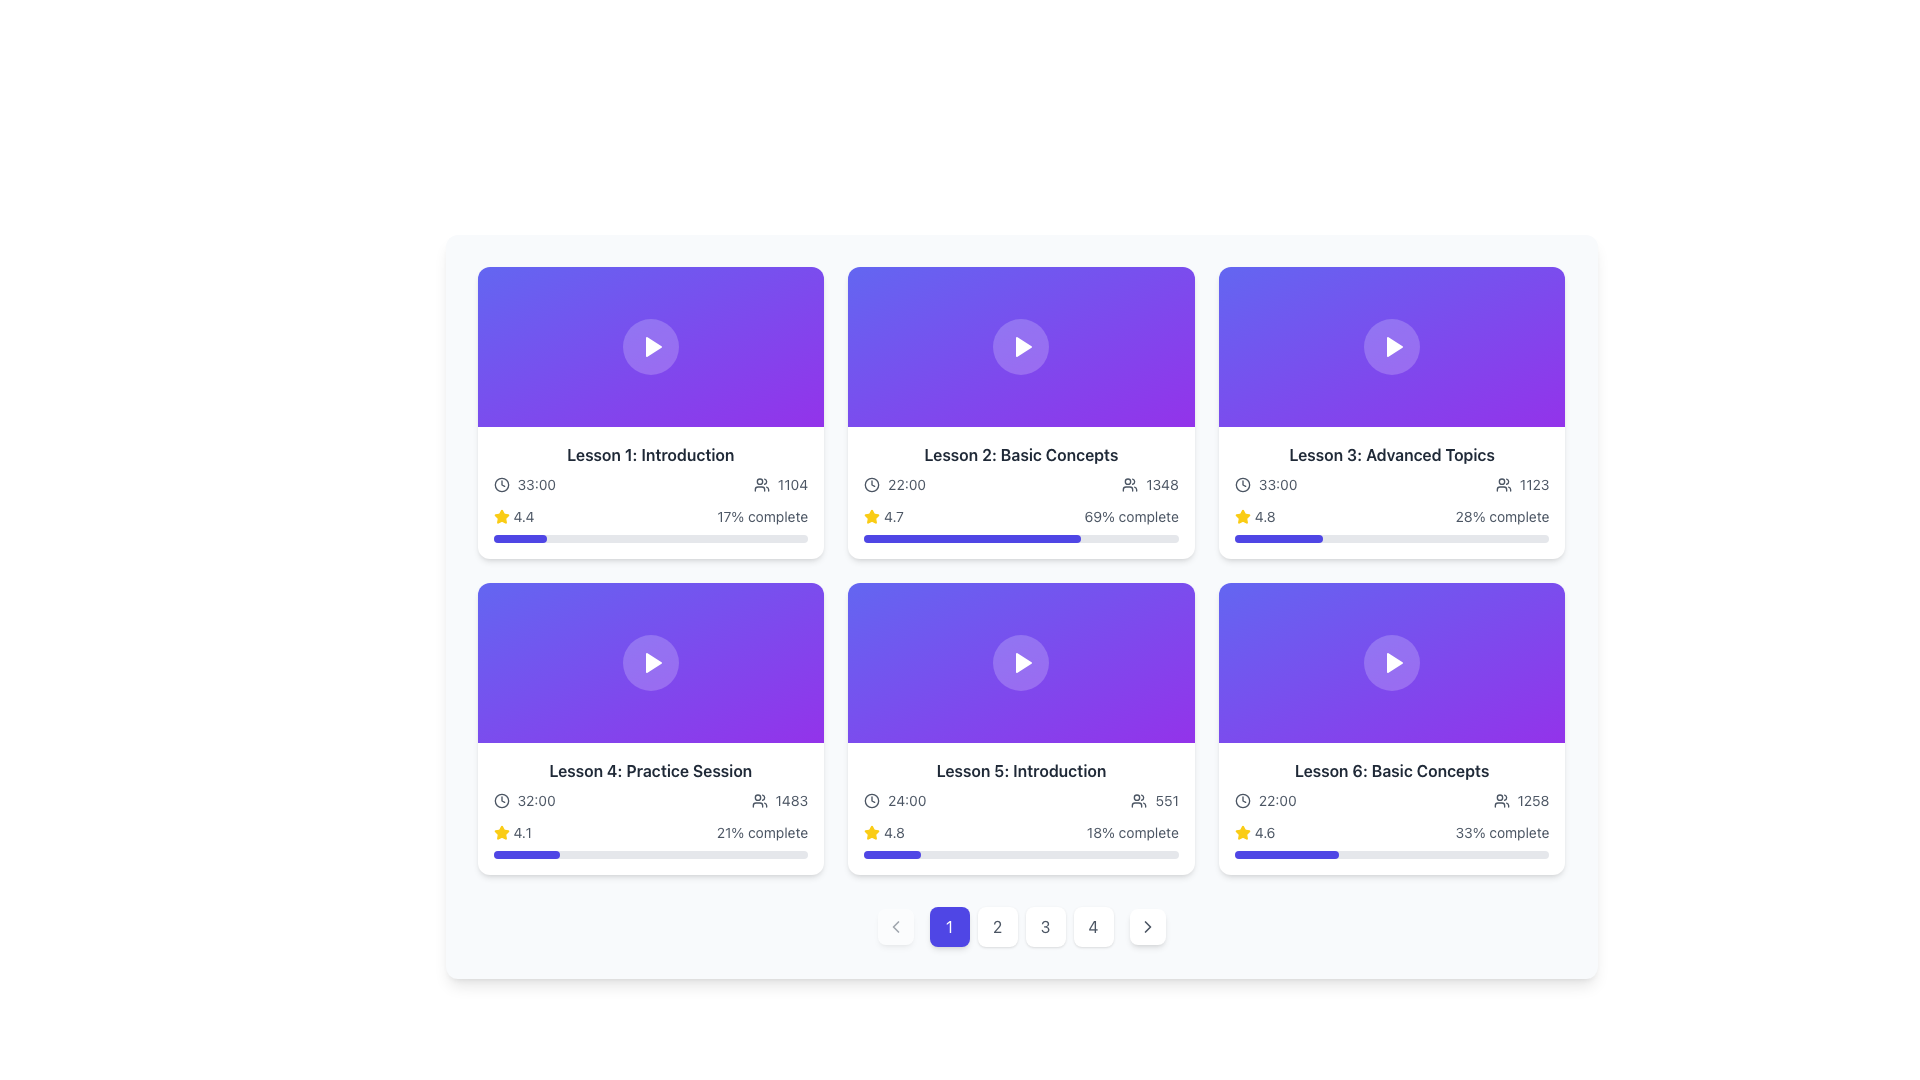  I want to click on the Text label indicating the number of users associated with 'Lesson 1: Introduction', located near the right side of the user statistics area, immediately to the right of the user accounts icon, so click(791, 485).